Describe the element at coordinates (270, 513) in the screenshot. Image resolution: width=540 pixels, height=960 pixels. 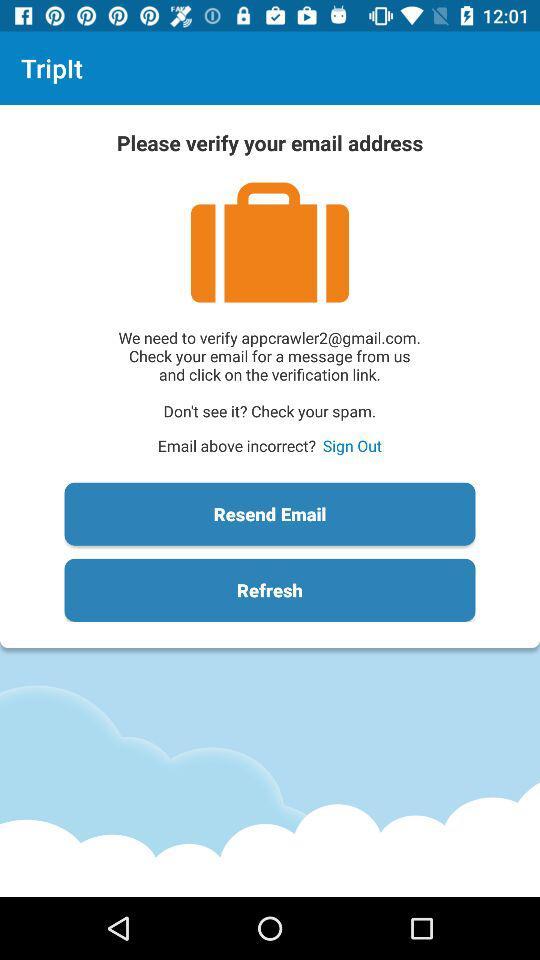
I see `item above the refresh` at that location.